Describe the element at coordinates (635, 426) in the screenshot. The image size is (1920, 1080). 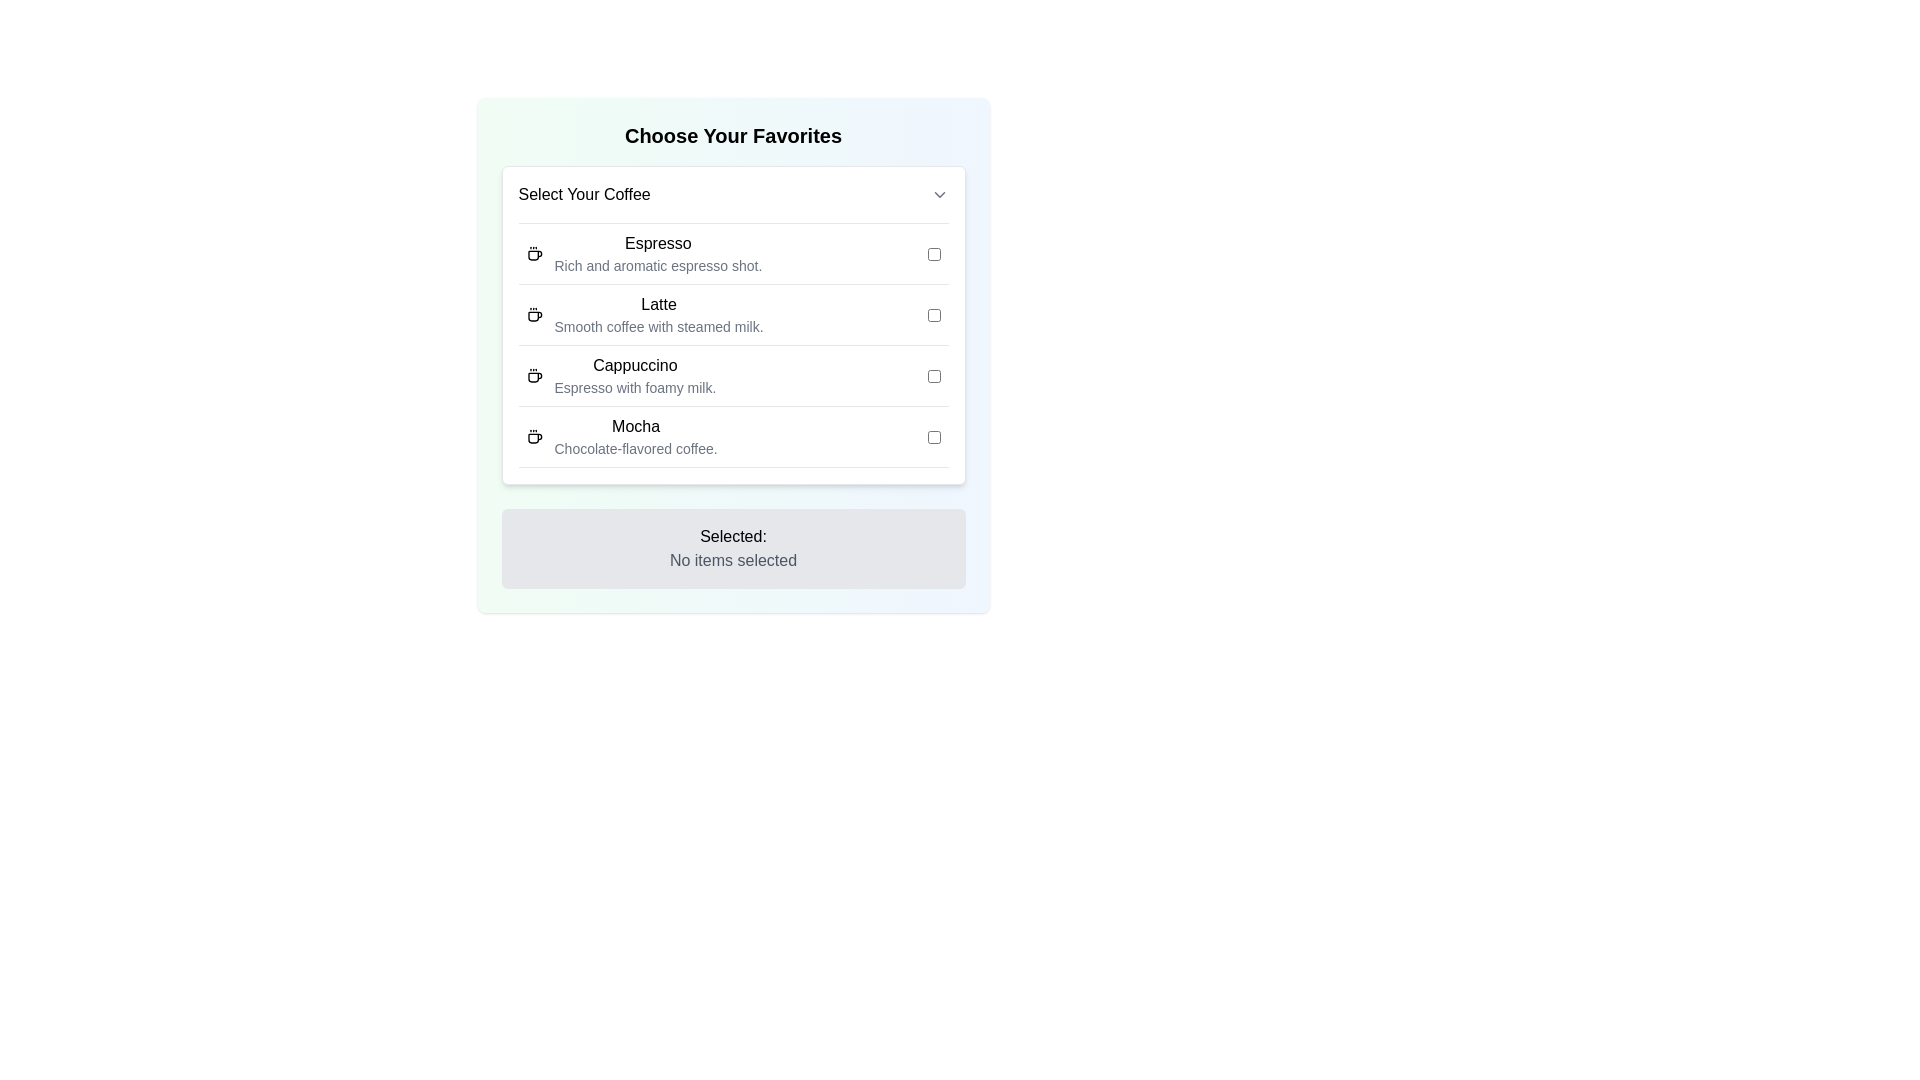
I see `the text label identifying the coffee option titled 'Mocha' in the selection menu` at that location.